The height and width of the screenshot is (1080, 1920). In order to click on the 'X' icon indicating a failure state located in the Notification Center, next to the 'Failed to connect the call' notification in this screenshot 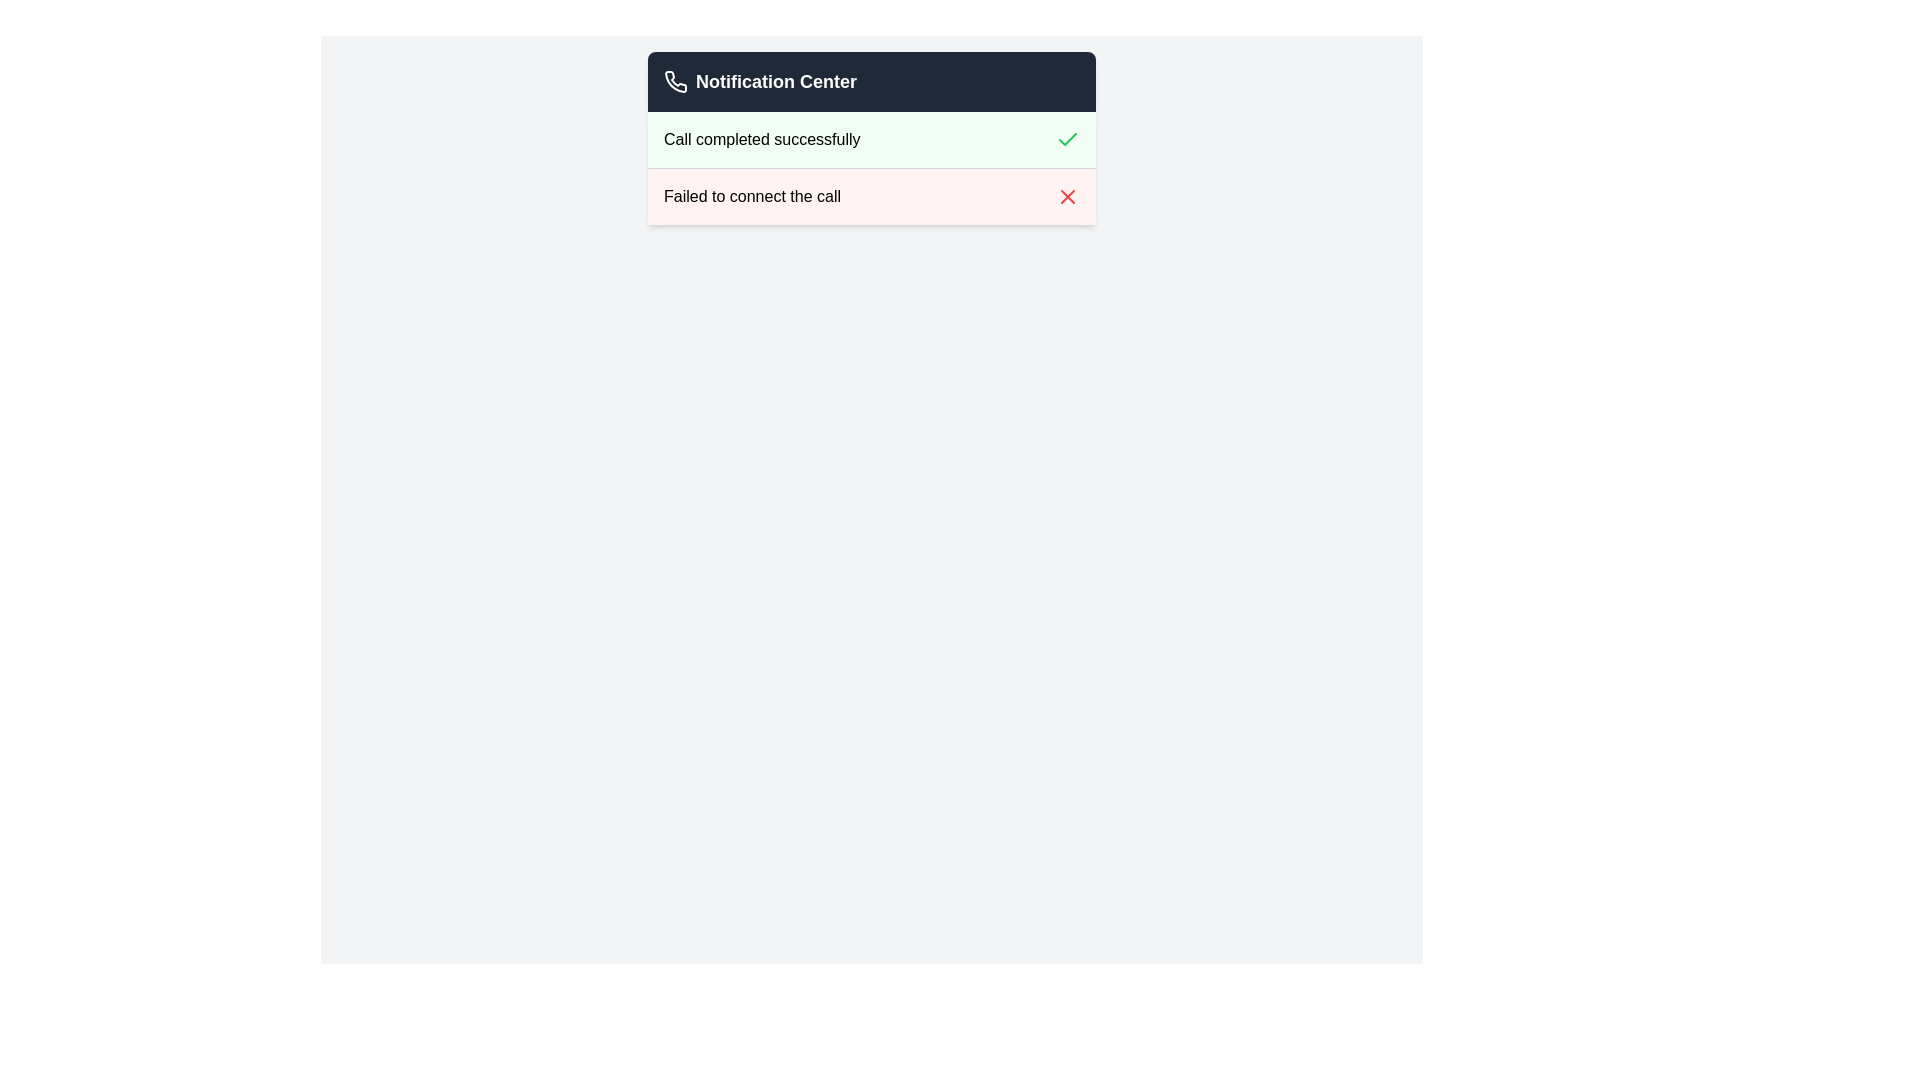, I will do `click(1067, 196)`.